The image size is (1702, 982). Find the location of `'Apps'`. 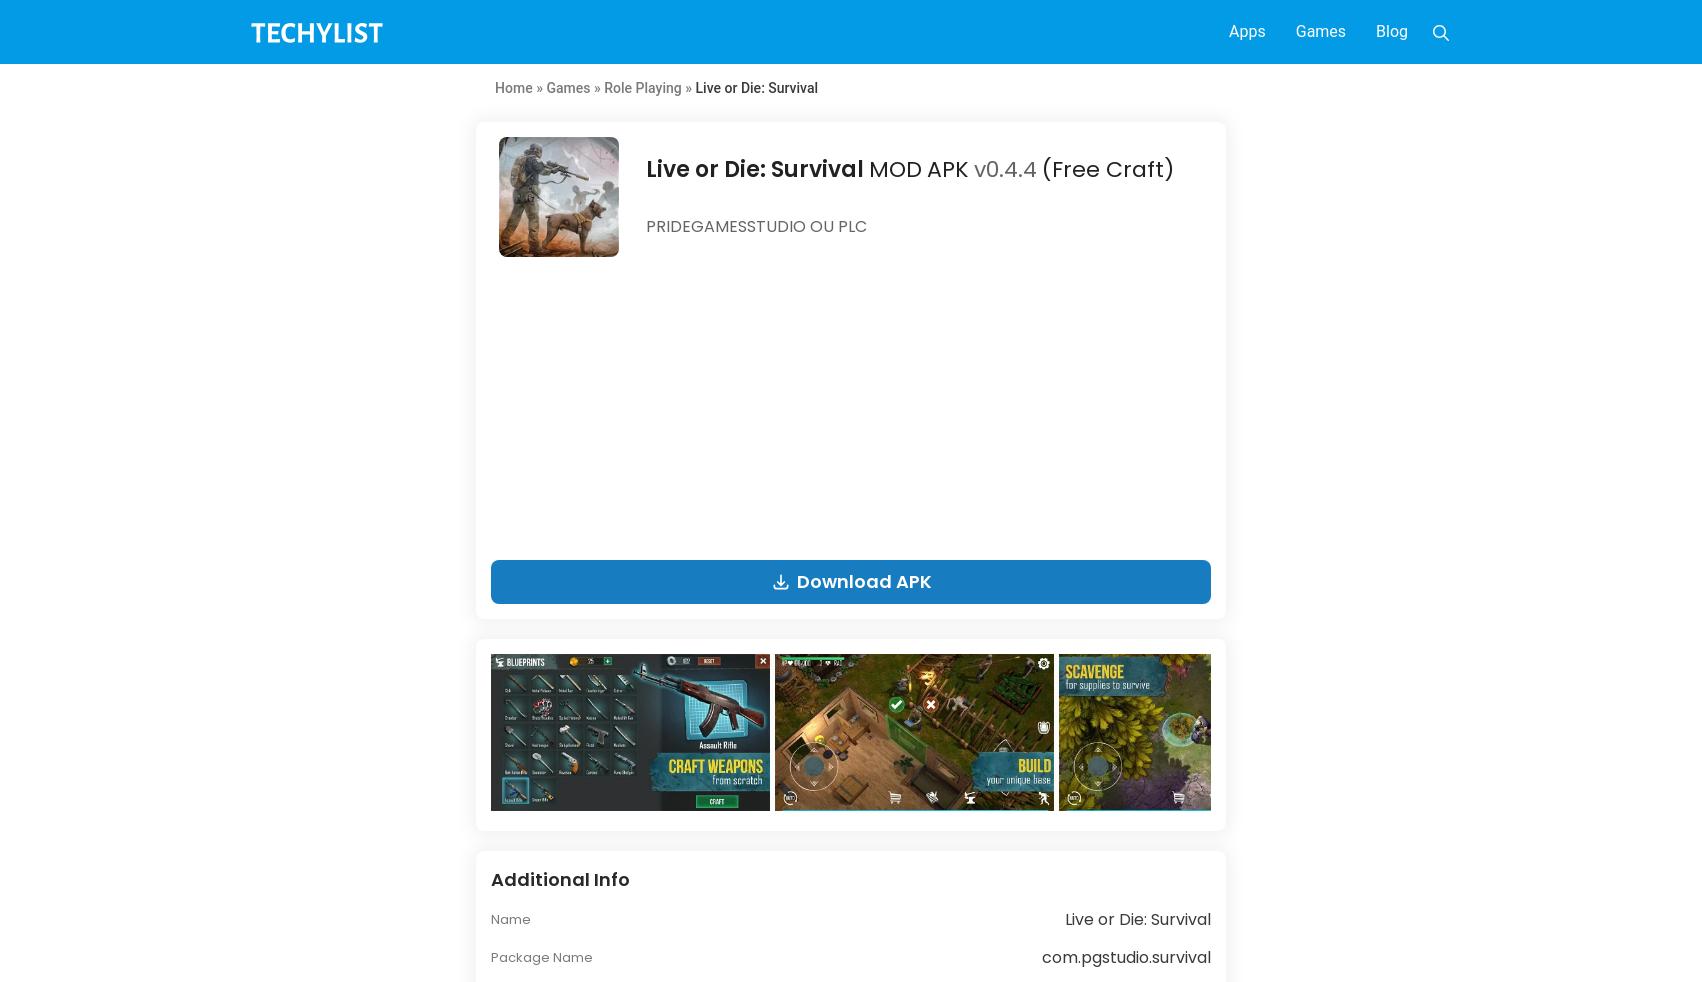

'Apps' is located at coordinates (1247, 30).